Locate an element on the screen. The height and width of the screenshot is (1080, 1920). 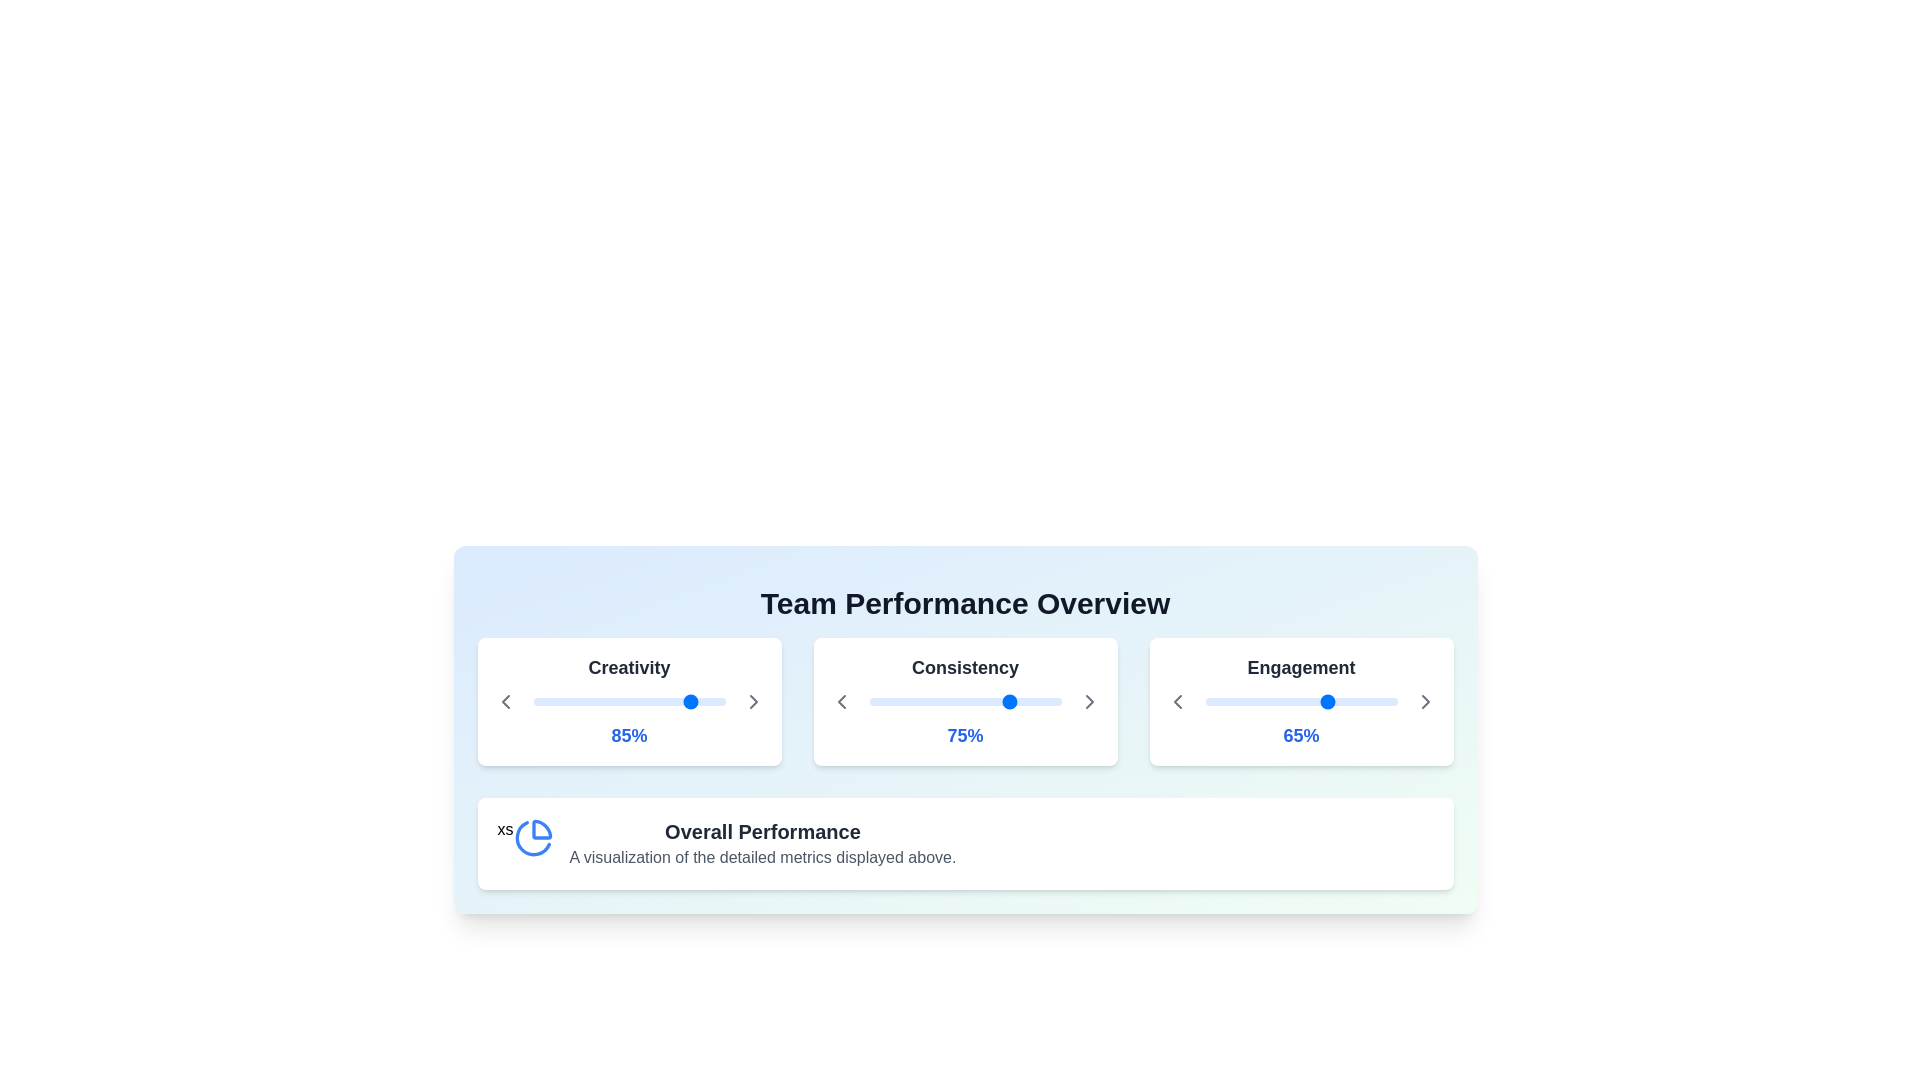
'Overall Performance' text label, which is styled in a large, bold dark gray font and located at the top of its section, below the 'Team Performance Overview' is located at coordinates (762, 832).